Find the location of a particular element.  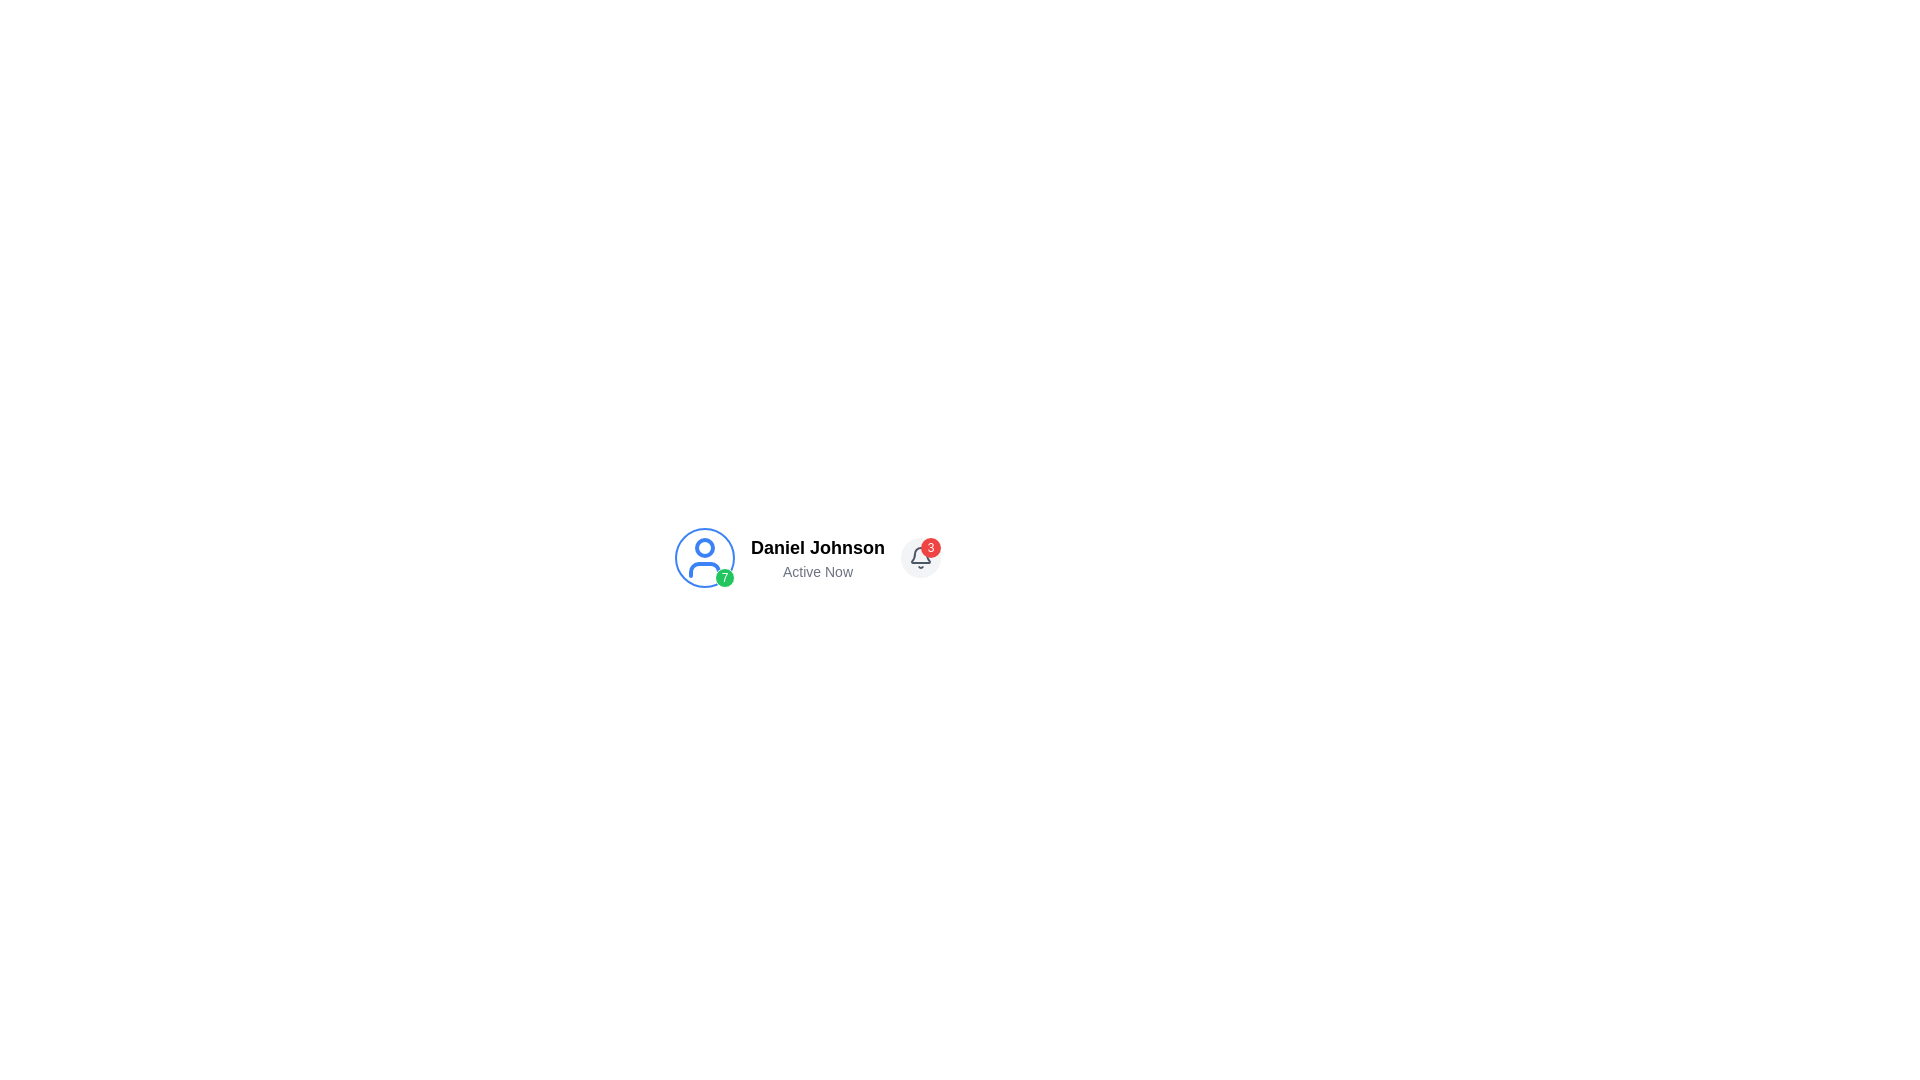

the small circular badge with a green background and white border, displaying the number '7', located at the bottom-right corner of the user icon is located at coordinates (723, 578).